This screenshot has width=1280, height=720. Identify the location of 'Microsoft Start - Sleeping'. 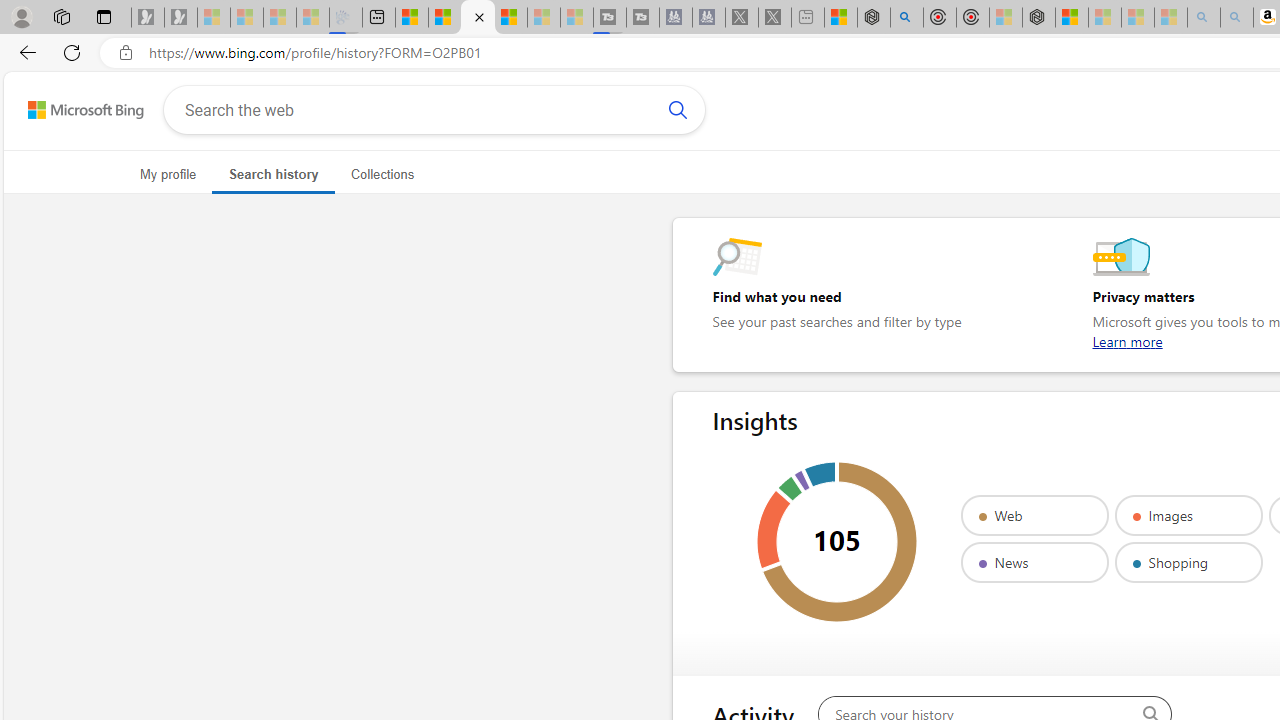
(544, 17).